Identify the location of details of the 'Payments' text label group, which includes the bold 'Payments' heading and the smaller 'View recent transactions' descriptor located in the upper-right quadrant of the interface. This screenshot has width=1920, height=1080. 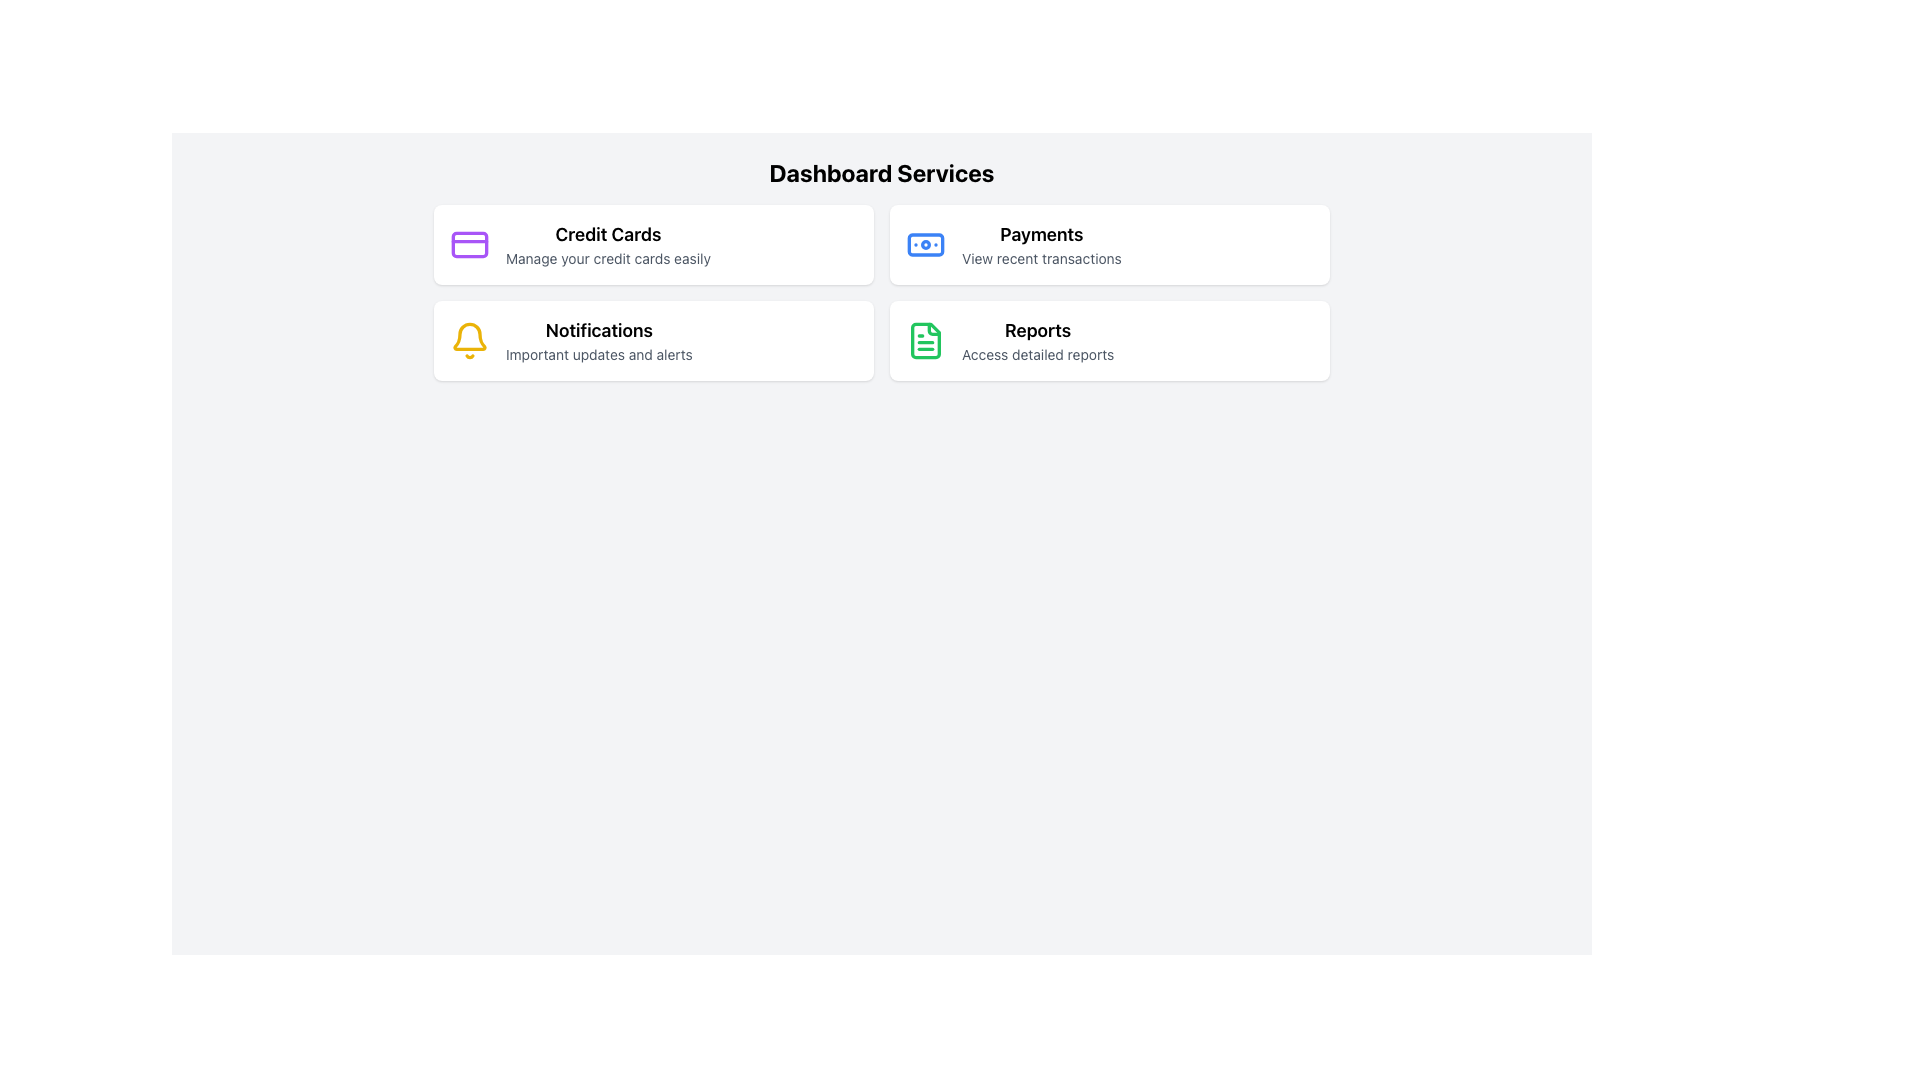
(1040, 244).